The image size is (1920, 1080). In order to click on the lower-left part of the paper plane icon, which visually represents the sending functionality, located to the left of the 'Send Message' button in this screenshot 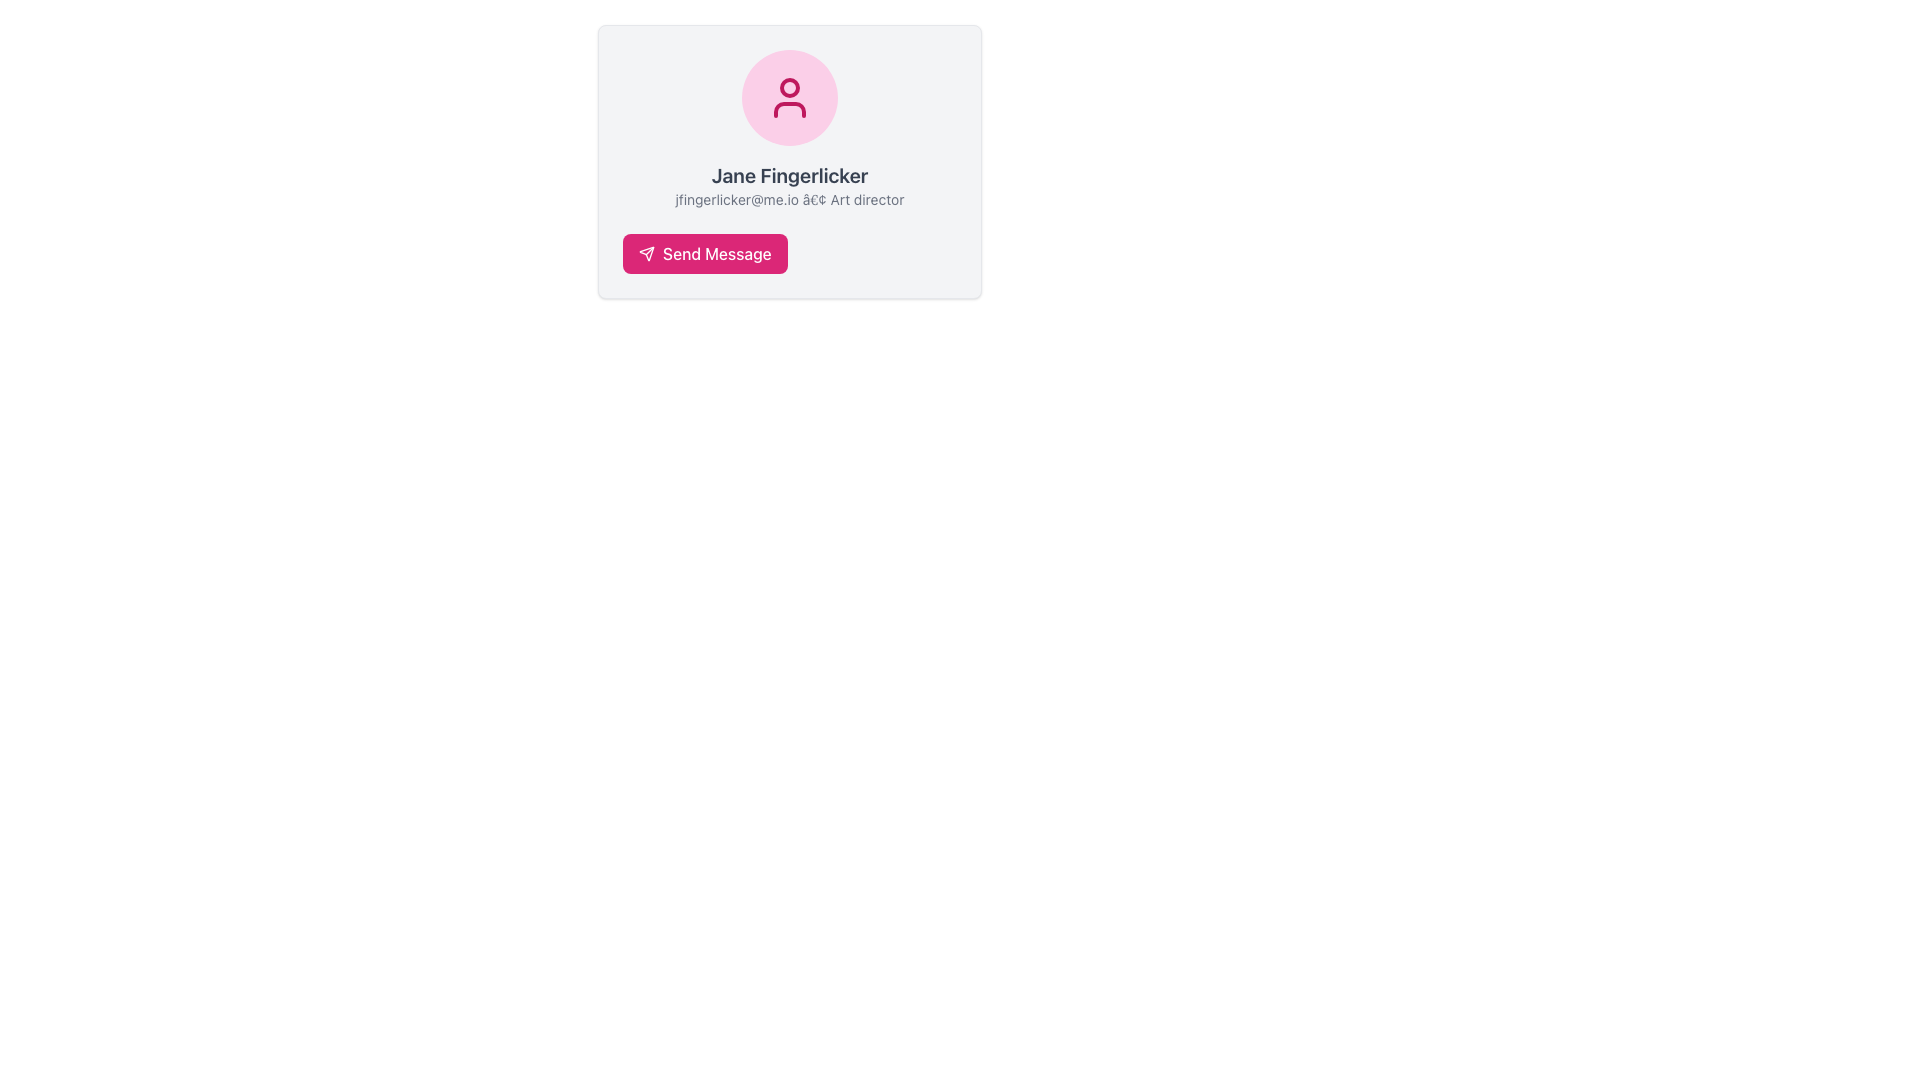, I will do `click(647, 253)`.